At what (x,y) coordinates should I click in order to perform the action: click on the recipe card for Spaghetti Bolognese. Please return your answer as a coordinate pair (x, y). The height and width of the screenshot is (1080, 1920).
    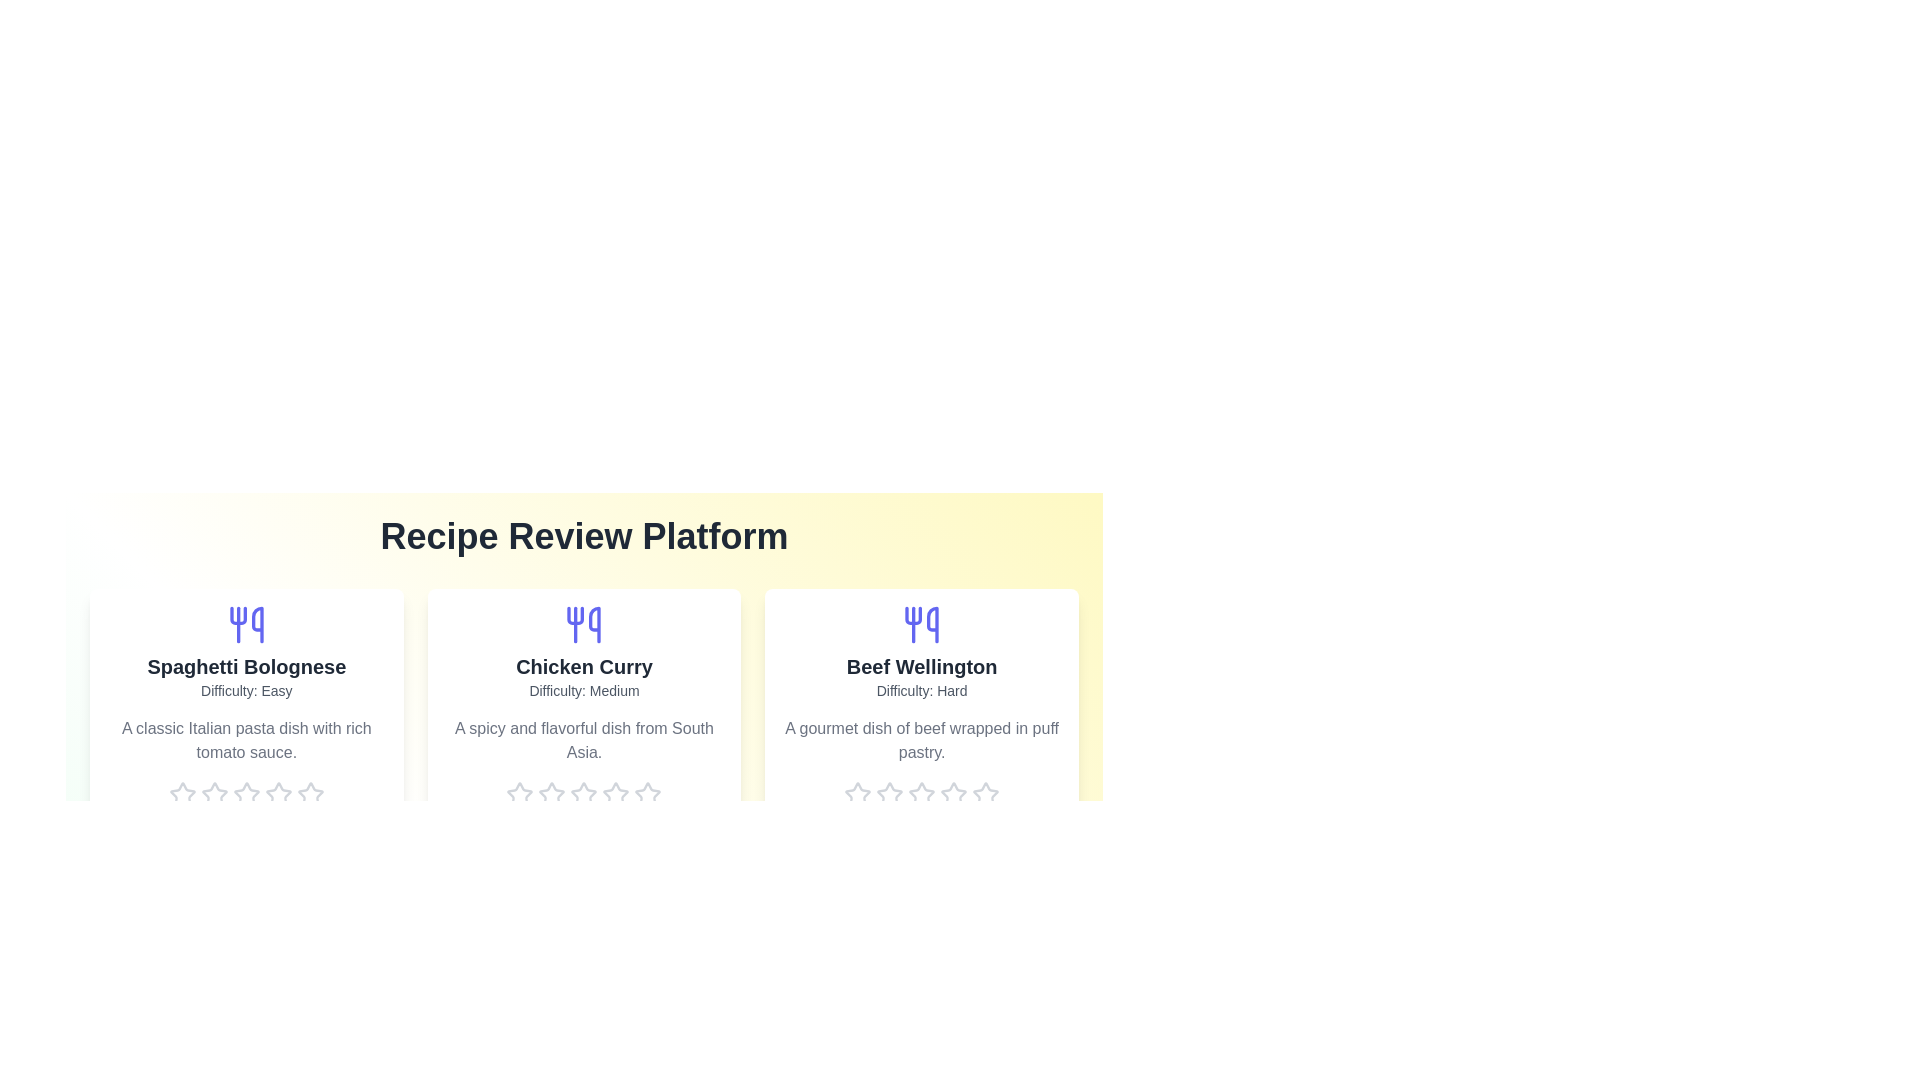
    Looking at the image, I should click on (245, 722).